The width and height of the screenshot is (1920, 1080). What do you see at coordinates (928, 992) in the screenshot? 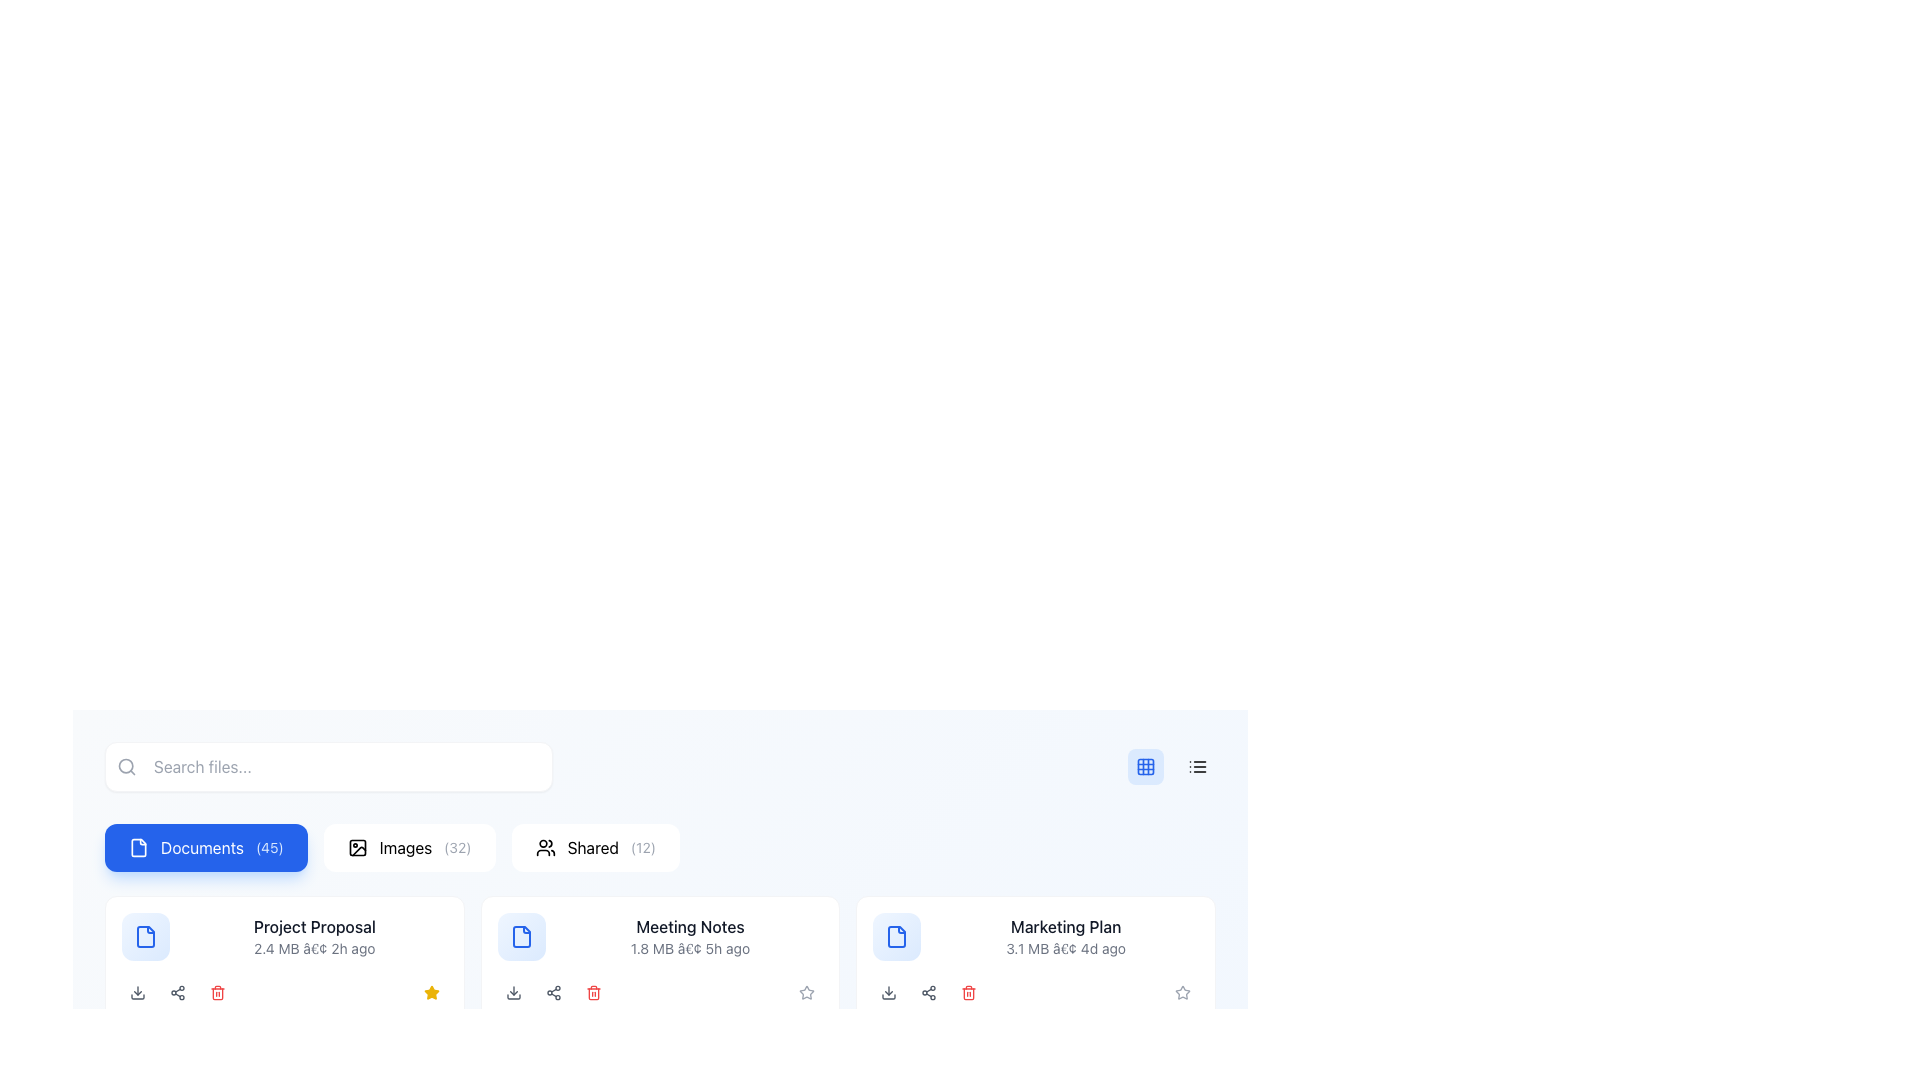
I see `the sharing button located below the 'Marketing Plan' card in the third column of documents` at bounding box center [928, 992].